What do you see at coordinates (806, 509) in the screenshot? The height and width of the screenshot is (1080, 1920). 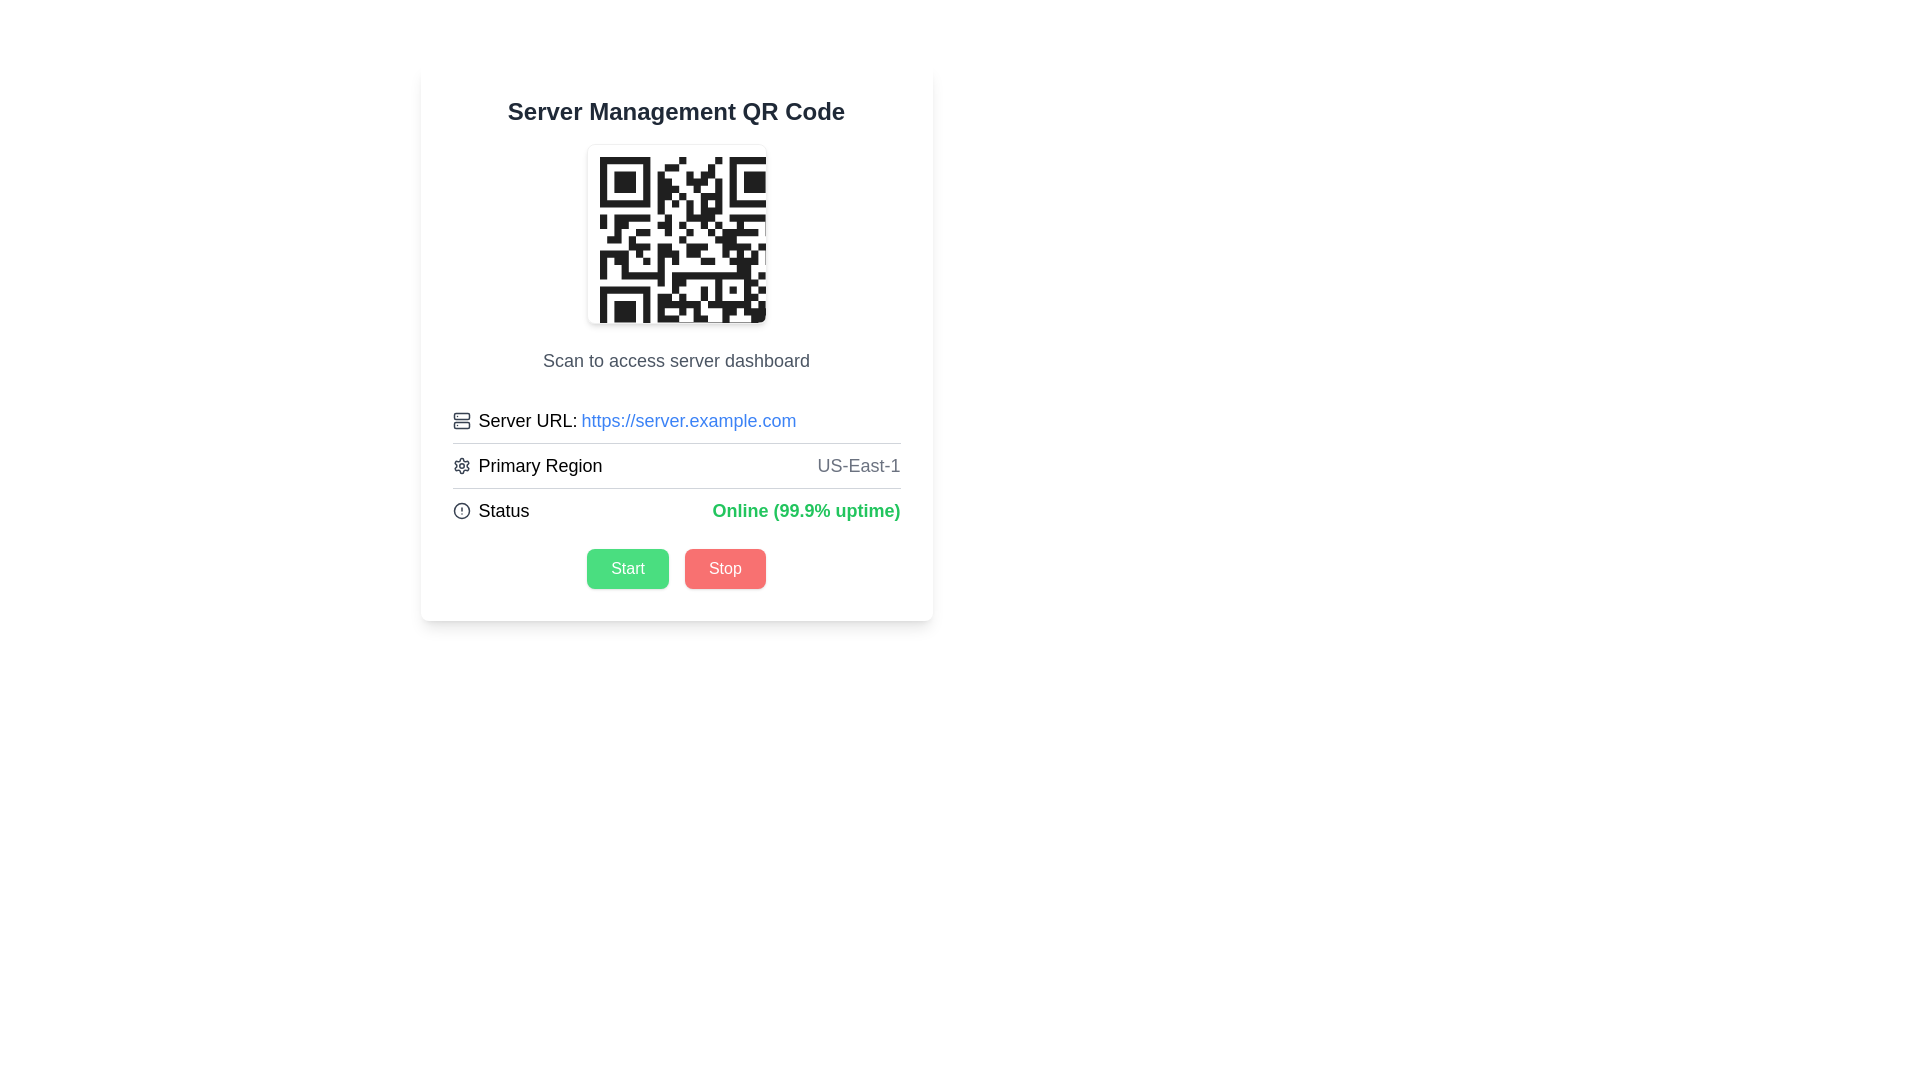 I see `the text label indicating the online status and uptime percentage of the service` at bounding box center [806, 509].